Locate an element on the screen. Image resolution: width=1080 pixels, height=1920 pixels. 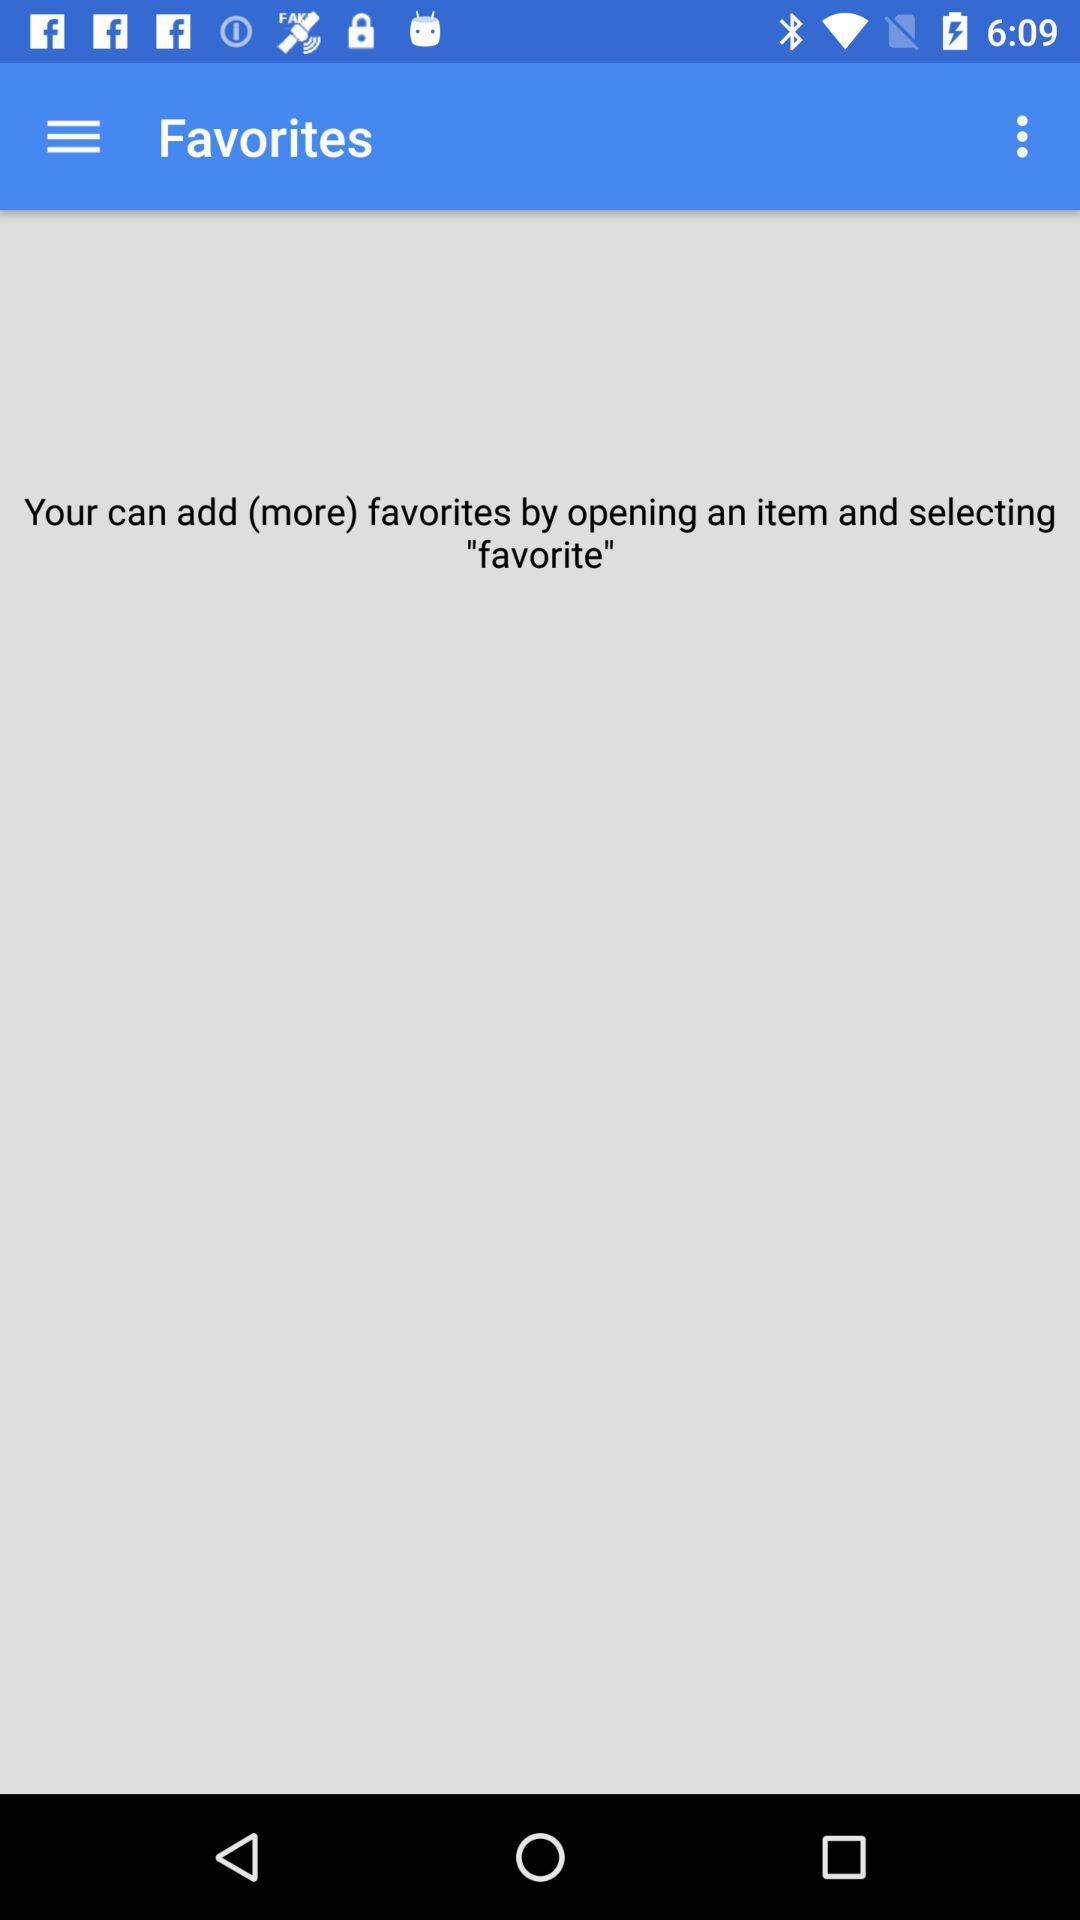
icon next to the favorites app is located at coordinates (1027, 135).